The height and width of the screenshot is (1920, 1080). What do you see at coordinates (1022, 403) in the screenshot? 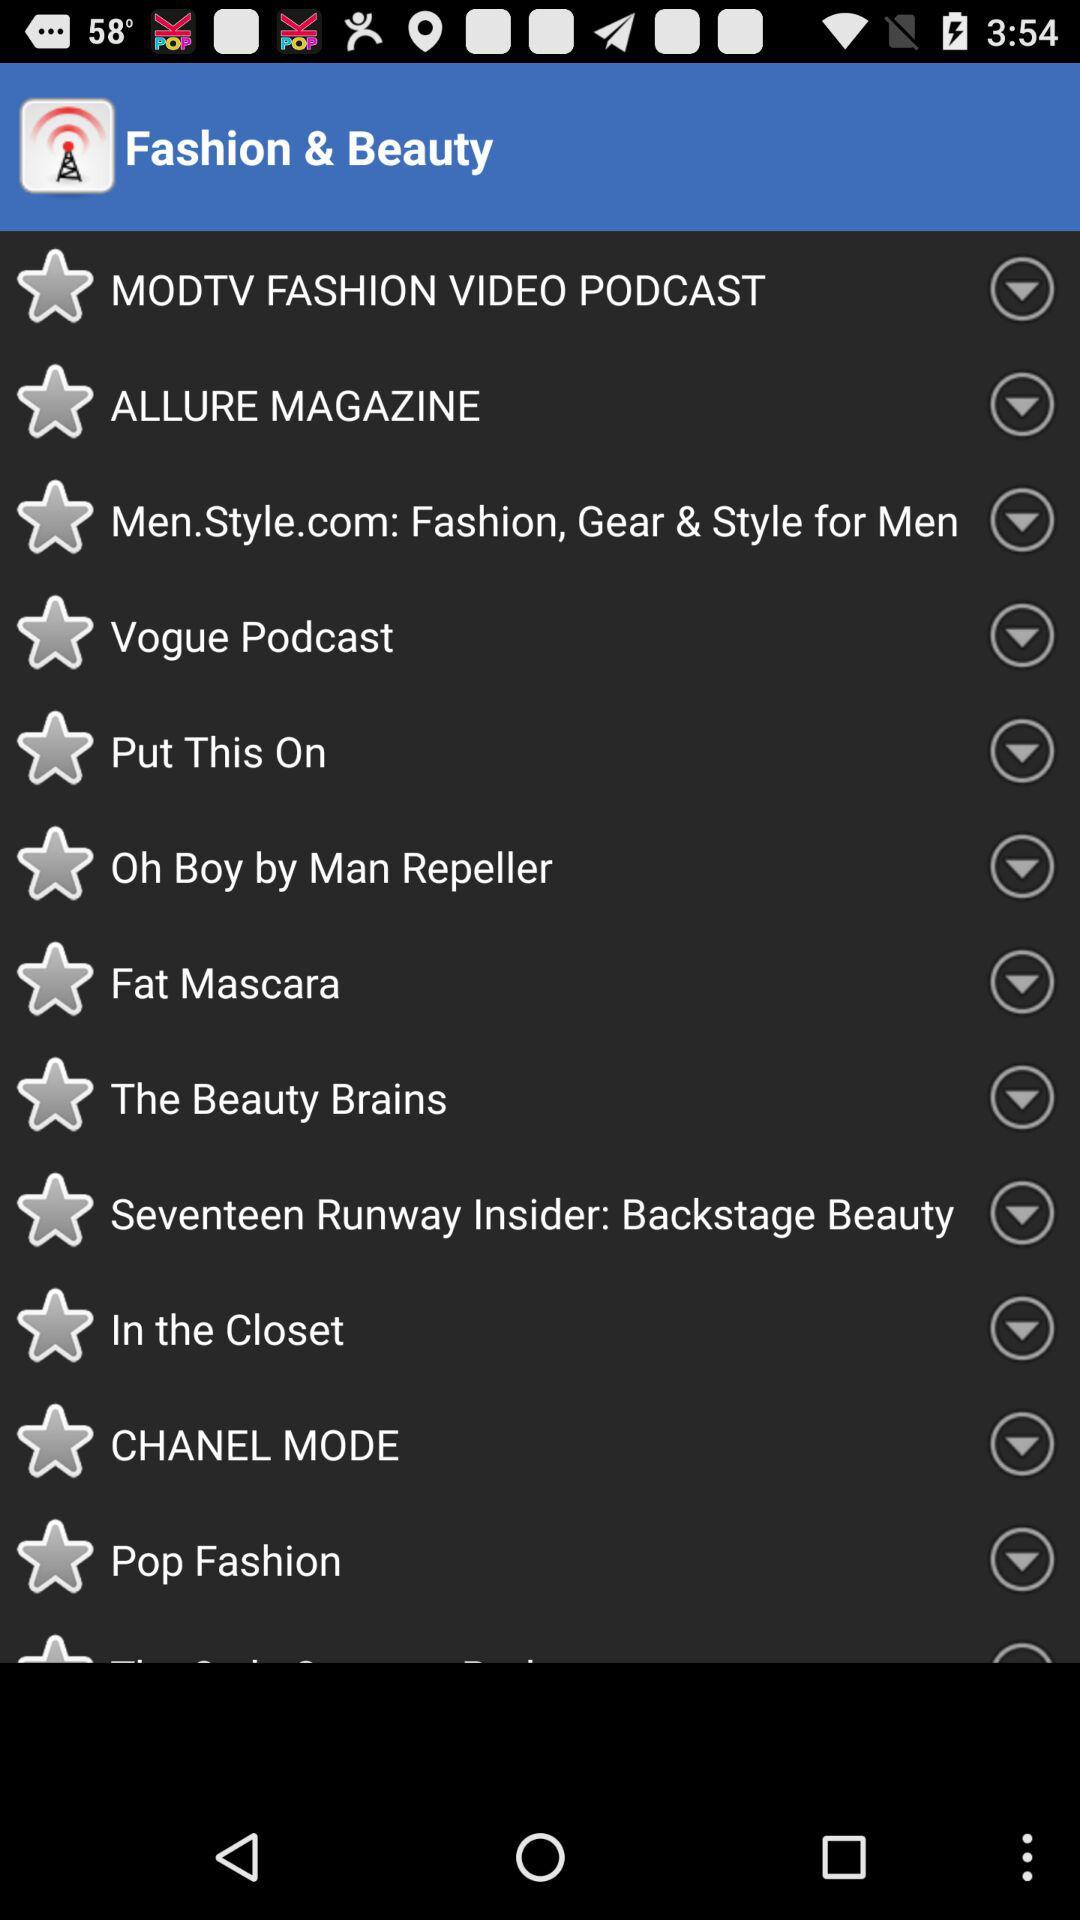
I see `the second arrow symbol from top` at bounding box center [1022, 403].